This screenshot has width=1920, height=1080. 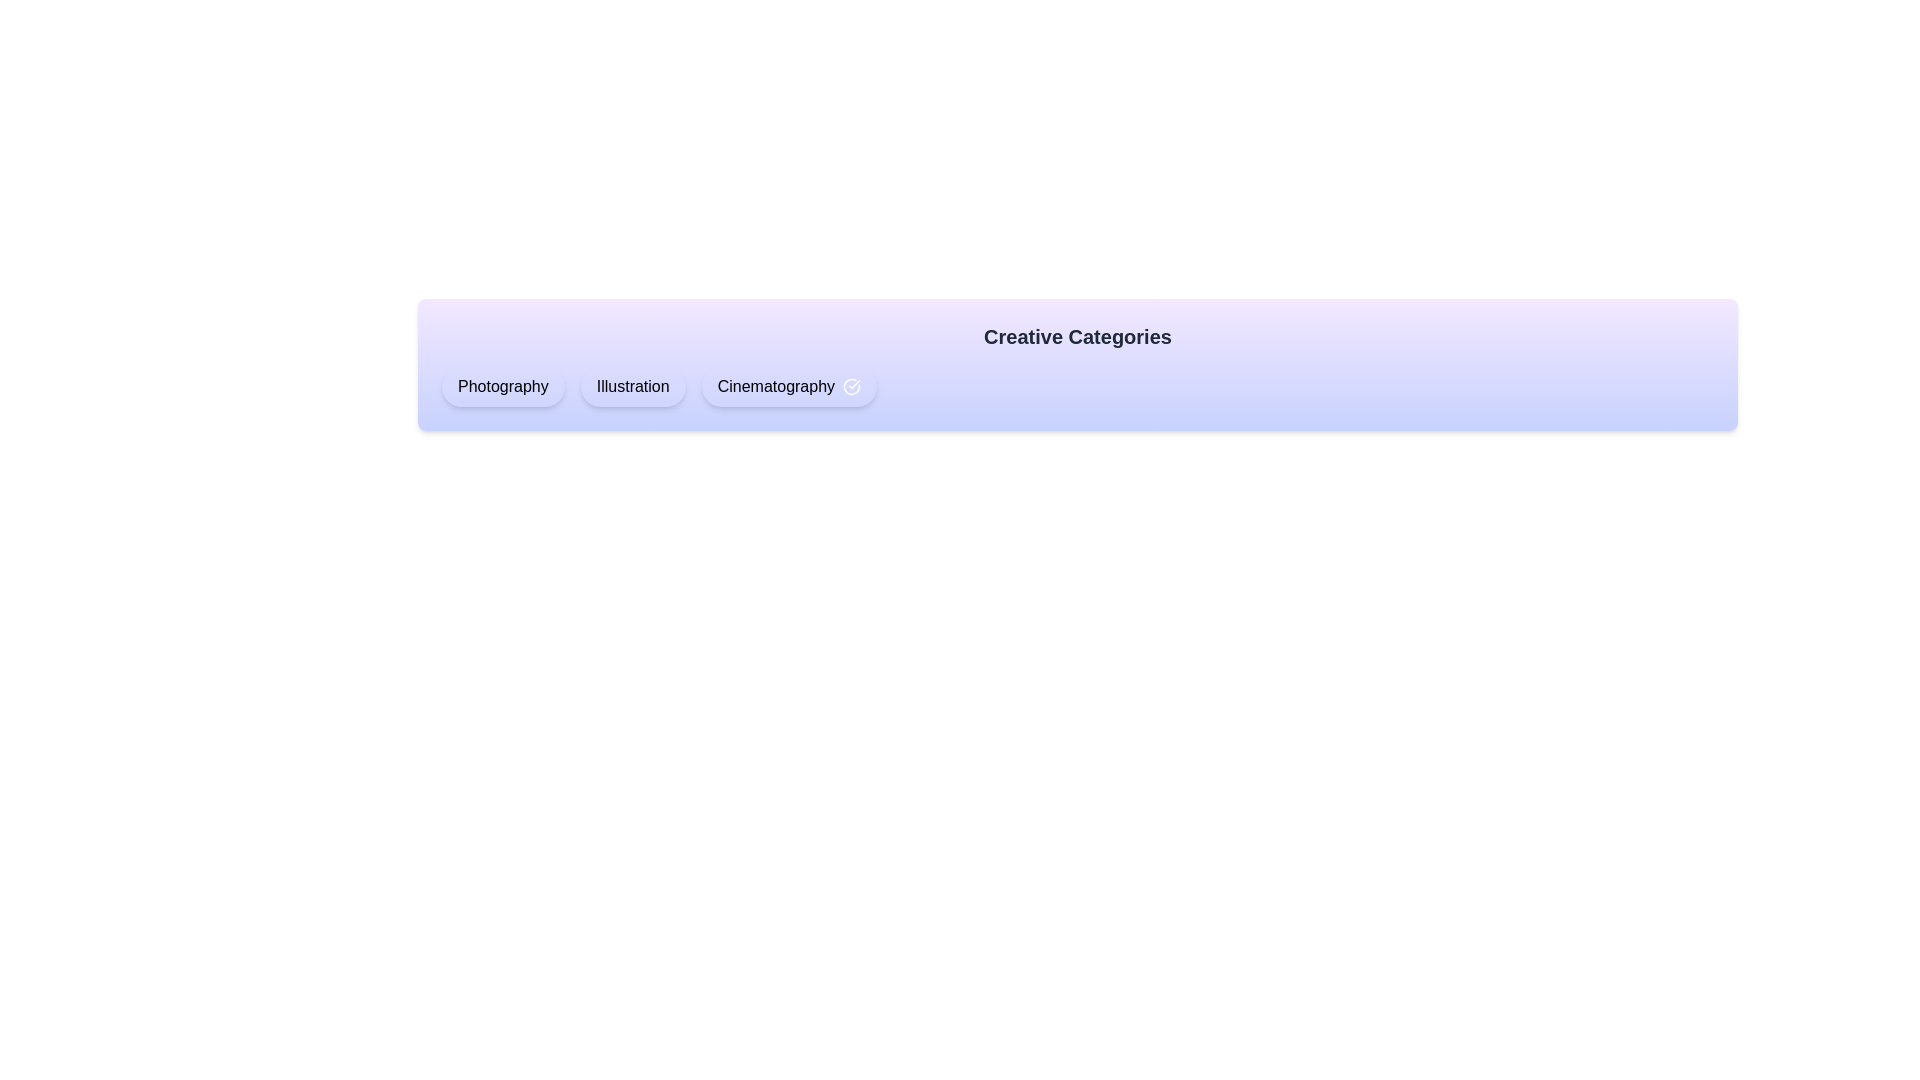 What do you see at coordinates (788, 386) in the screenshot?
I see `the chip labeled Cinematography` at bounding box center [788, 386].